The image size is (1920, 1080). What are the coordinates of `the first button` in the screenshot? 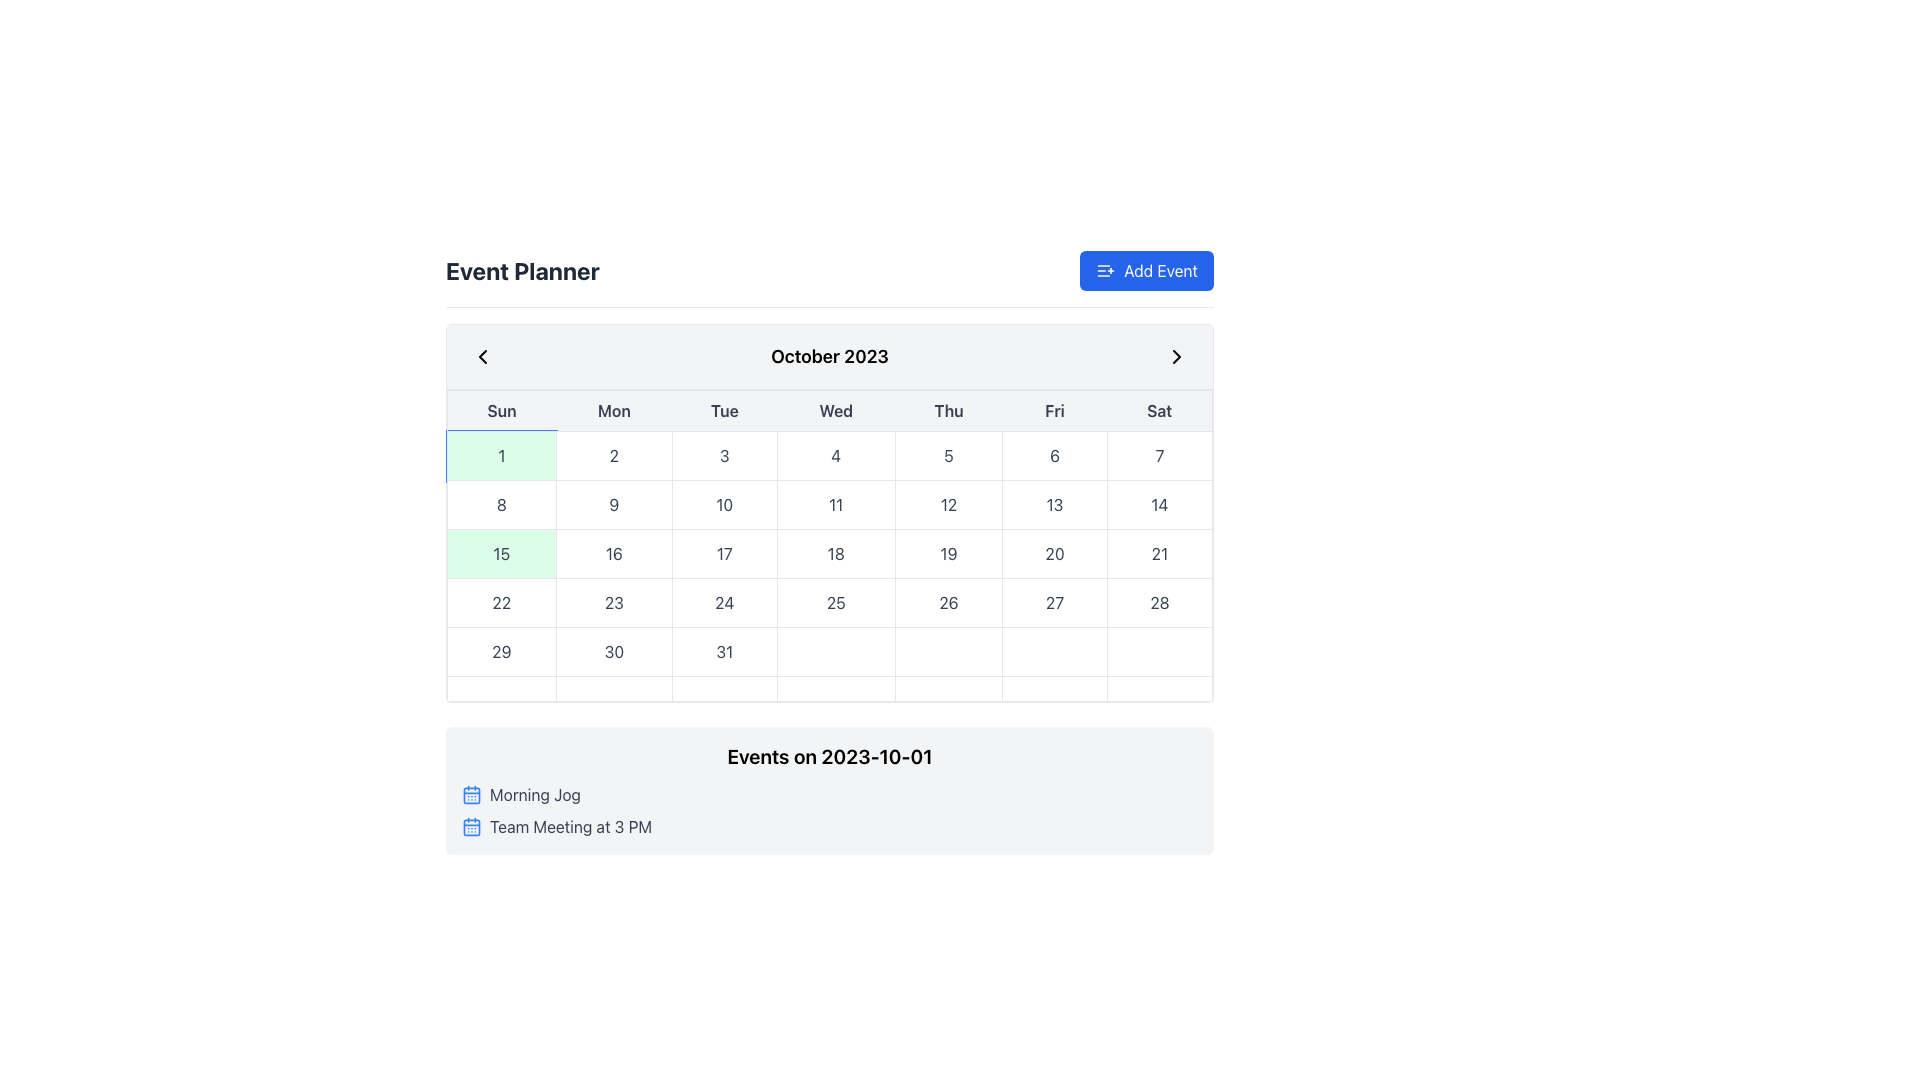 It's located at (501, 455).